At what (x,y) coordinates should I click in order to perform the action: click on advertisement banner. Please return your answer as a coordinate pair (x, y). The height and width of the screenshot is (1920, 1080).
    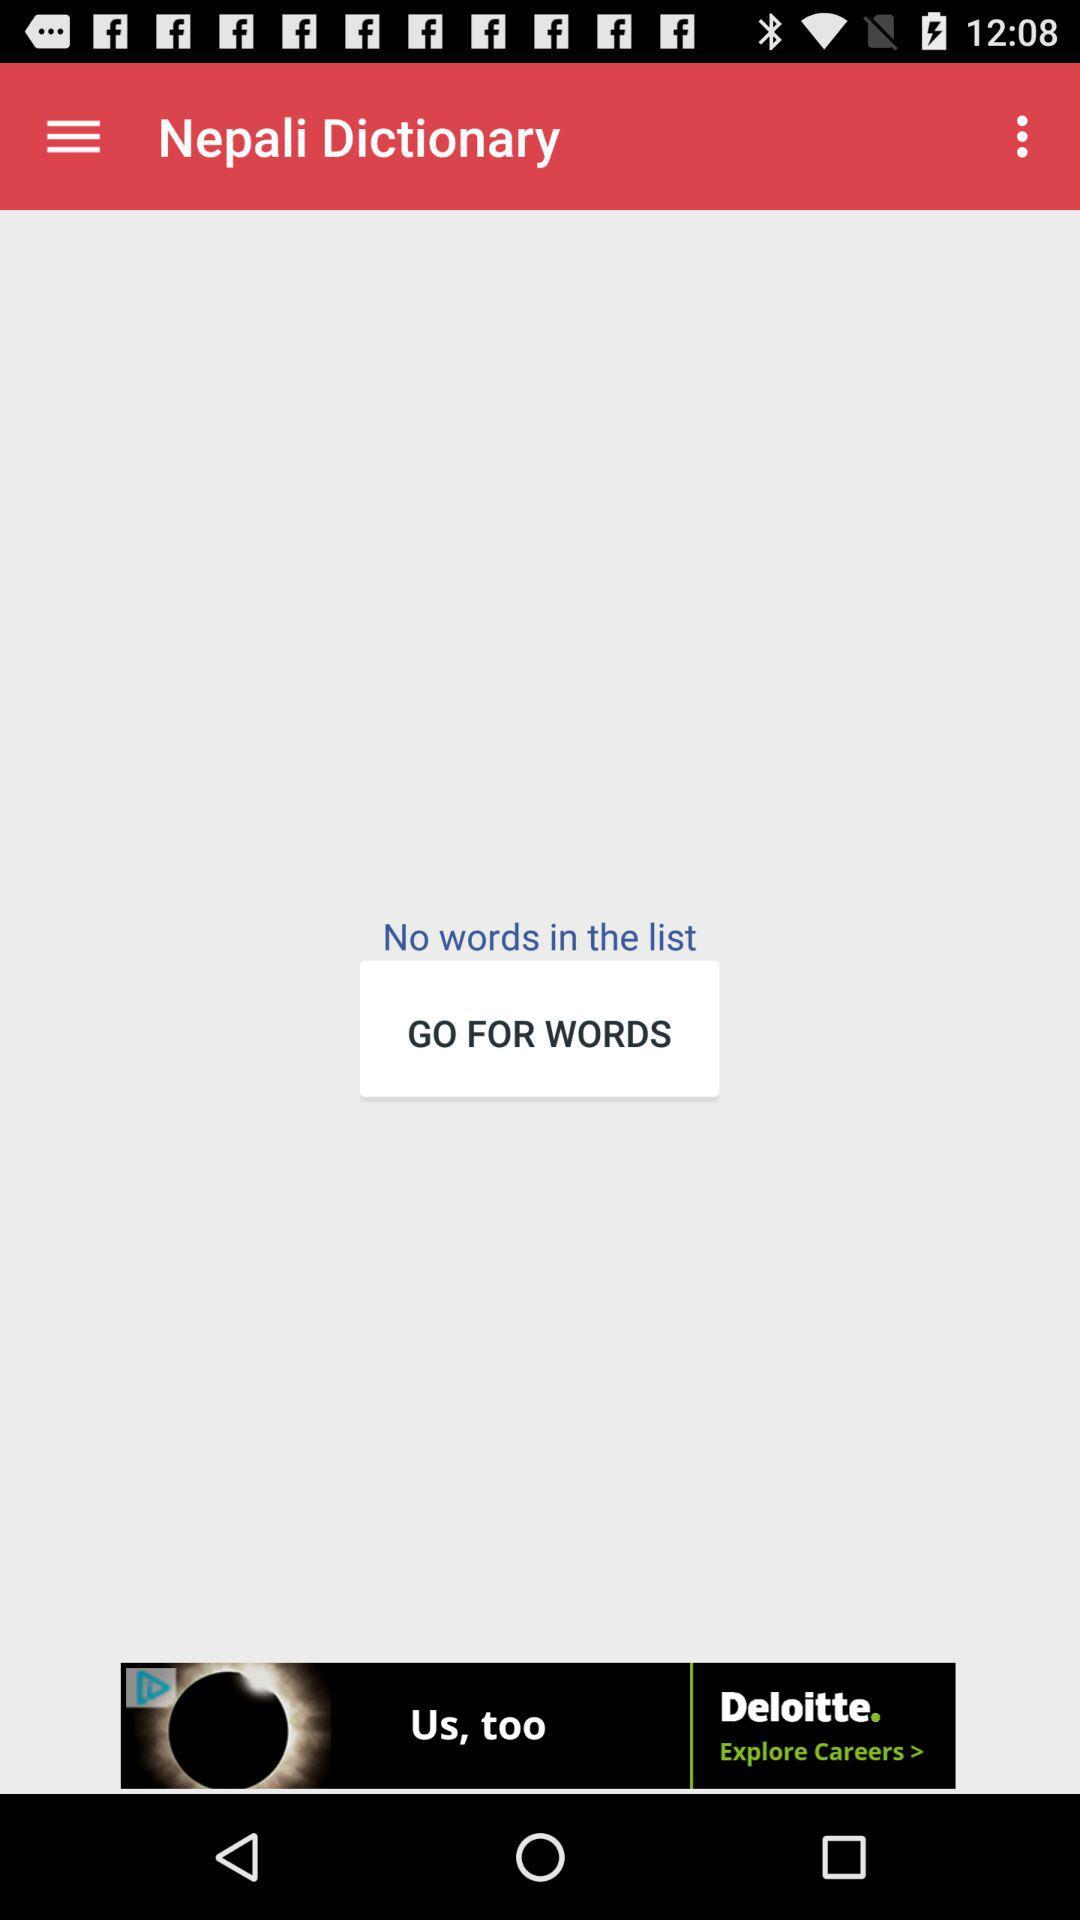
    Looking at the image, I should click on (540, 1727).